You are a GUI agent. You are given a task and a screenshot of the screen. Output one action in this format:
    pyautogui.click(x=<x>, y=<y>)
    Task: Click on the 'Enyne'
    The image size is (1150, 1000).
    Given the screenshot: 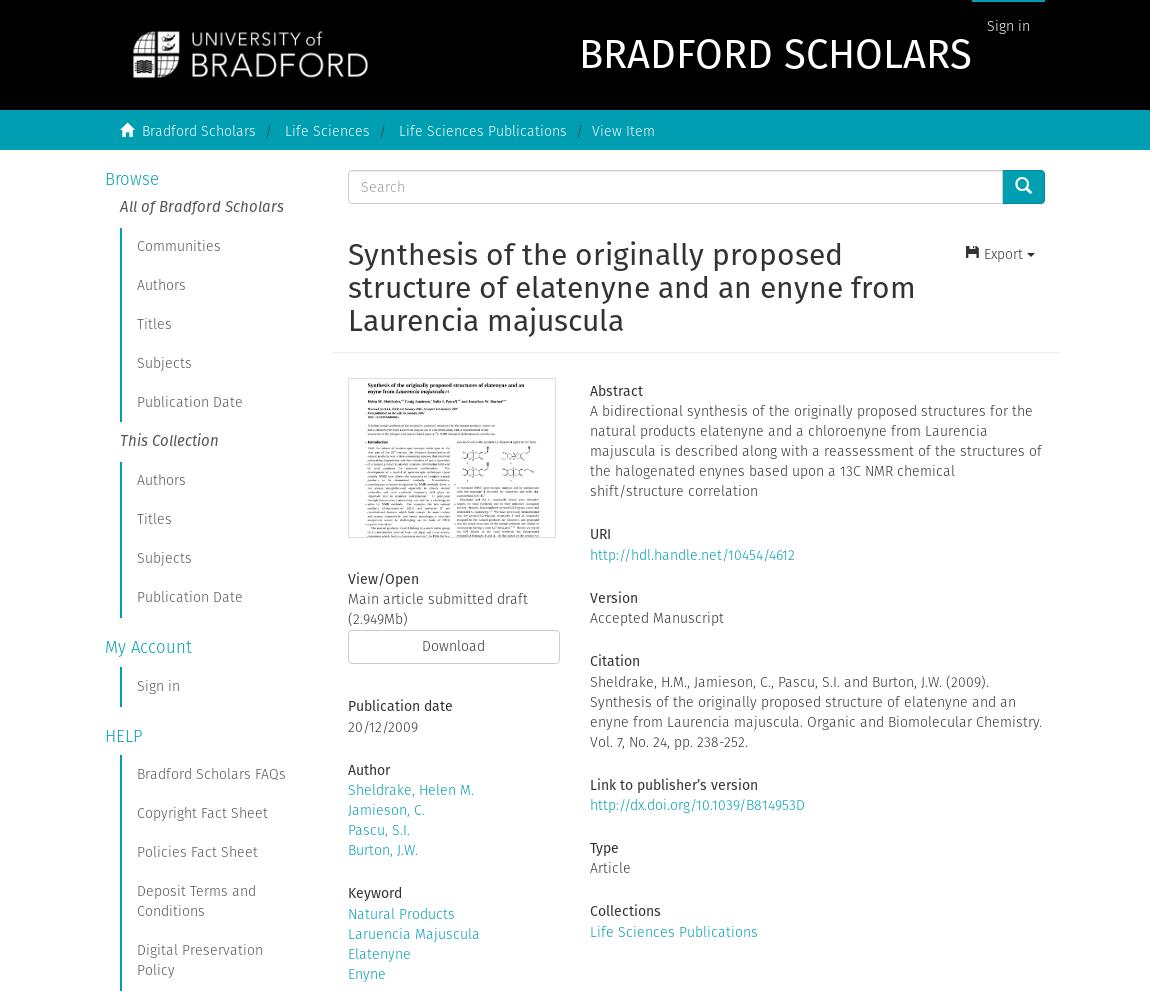 What is the action you would take?
    pyautogui.click(x=366, y=972)
    